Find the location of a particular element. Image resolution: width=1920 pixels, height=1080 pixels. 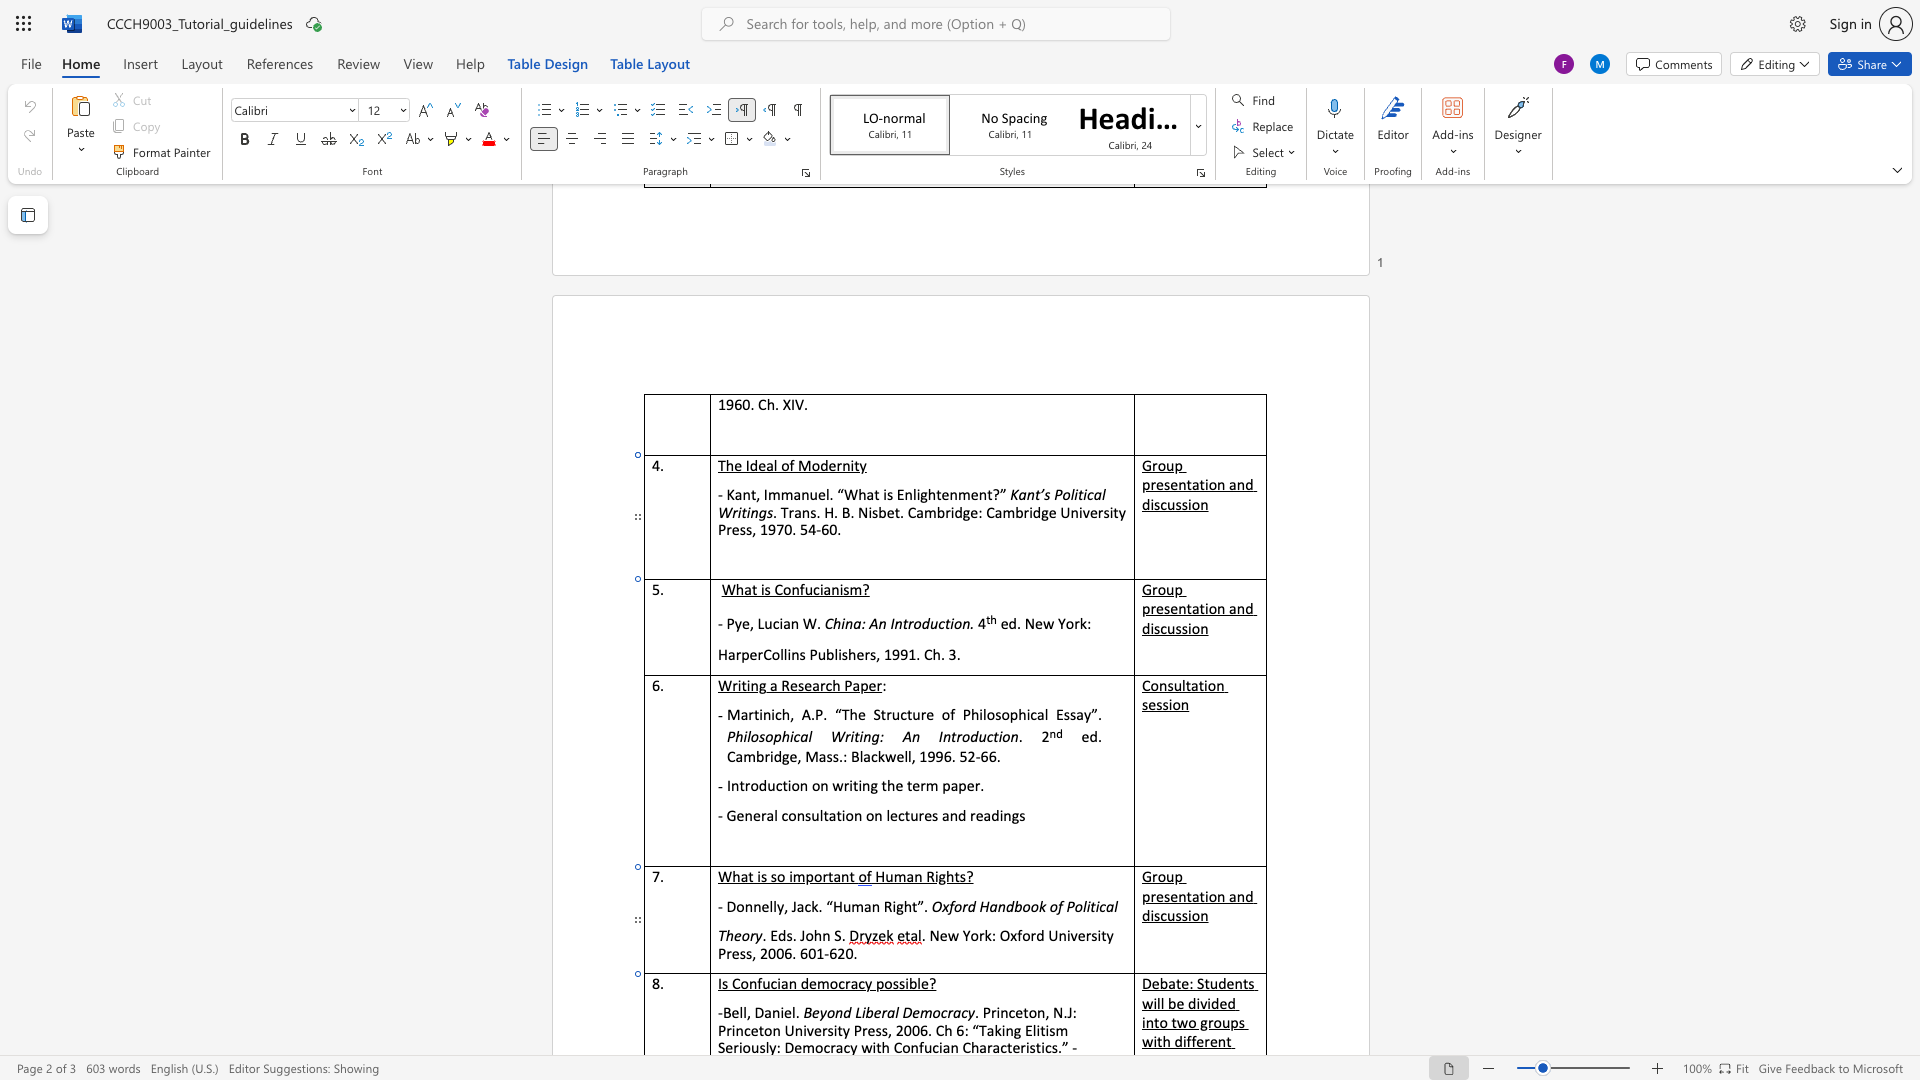

the 1th character "h" in the text is located at coordinates (785, 713).